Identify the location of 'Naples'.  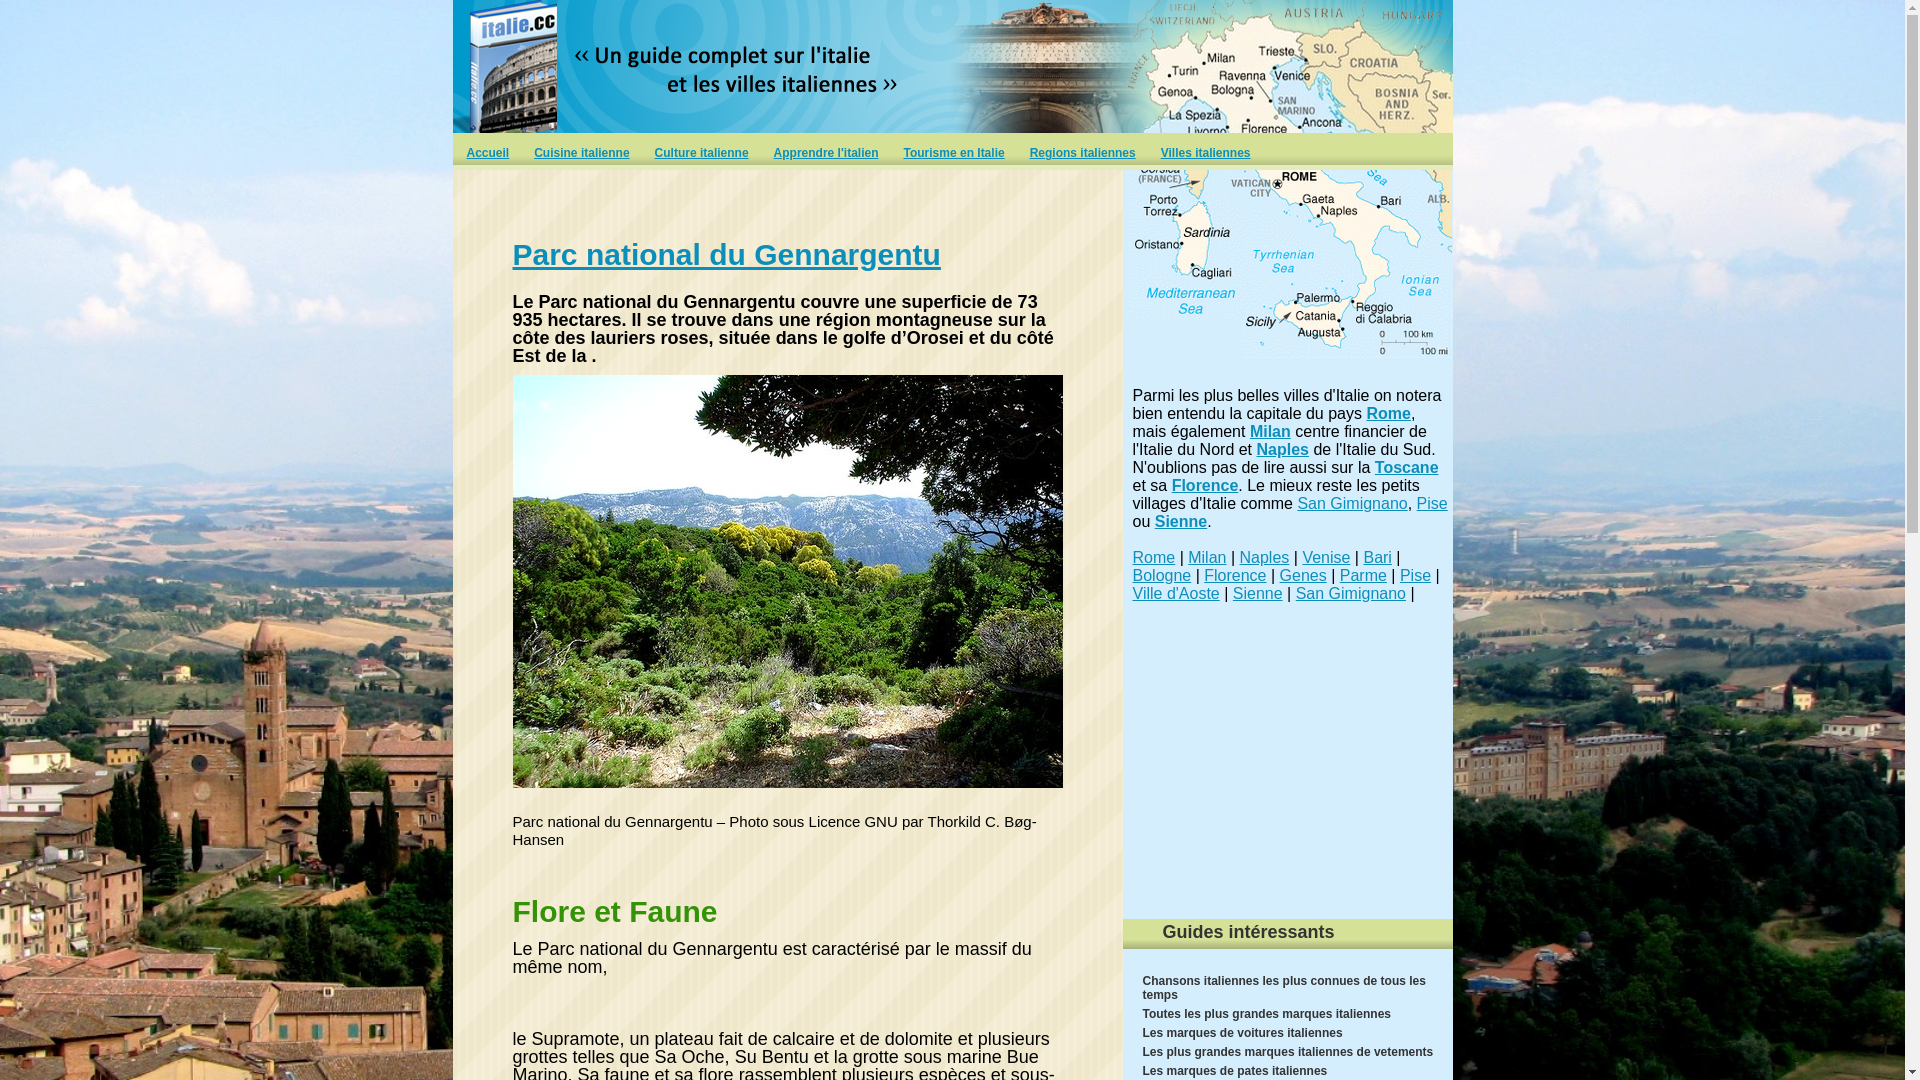
(1264, 557).